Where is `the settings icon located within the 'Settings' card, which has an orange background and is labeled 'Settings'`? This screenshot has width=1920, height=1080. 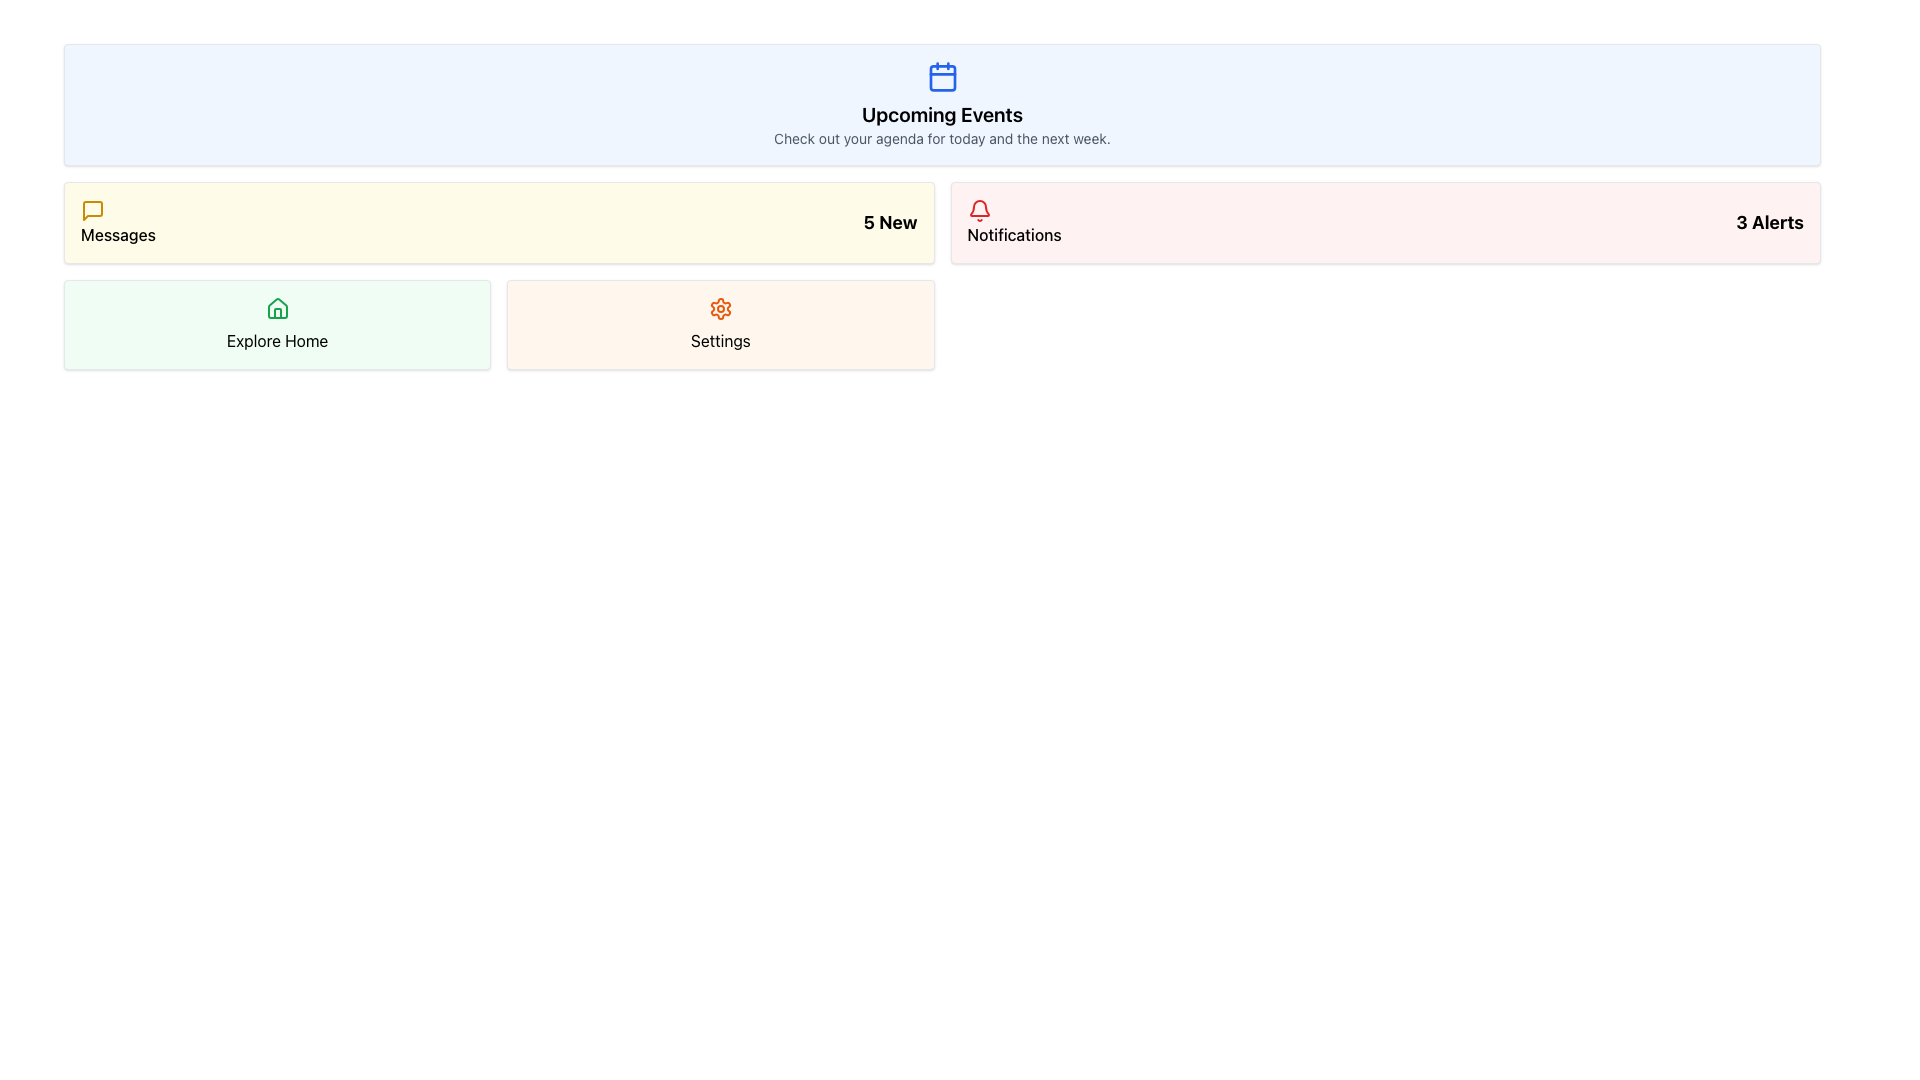 the settings icon located within the 'Settings' card, which has an orange background and is labeled 'Settings' is located at coordinates (720, 308).